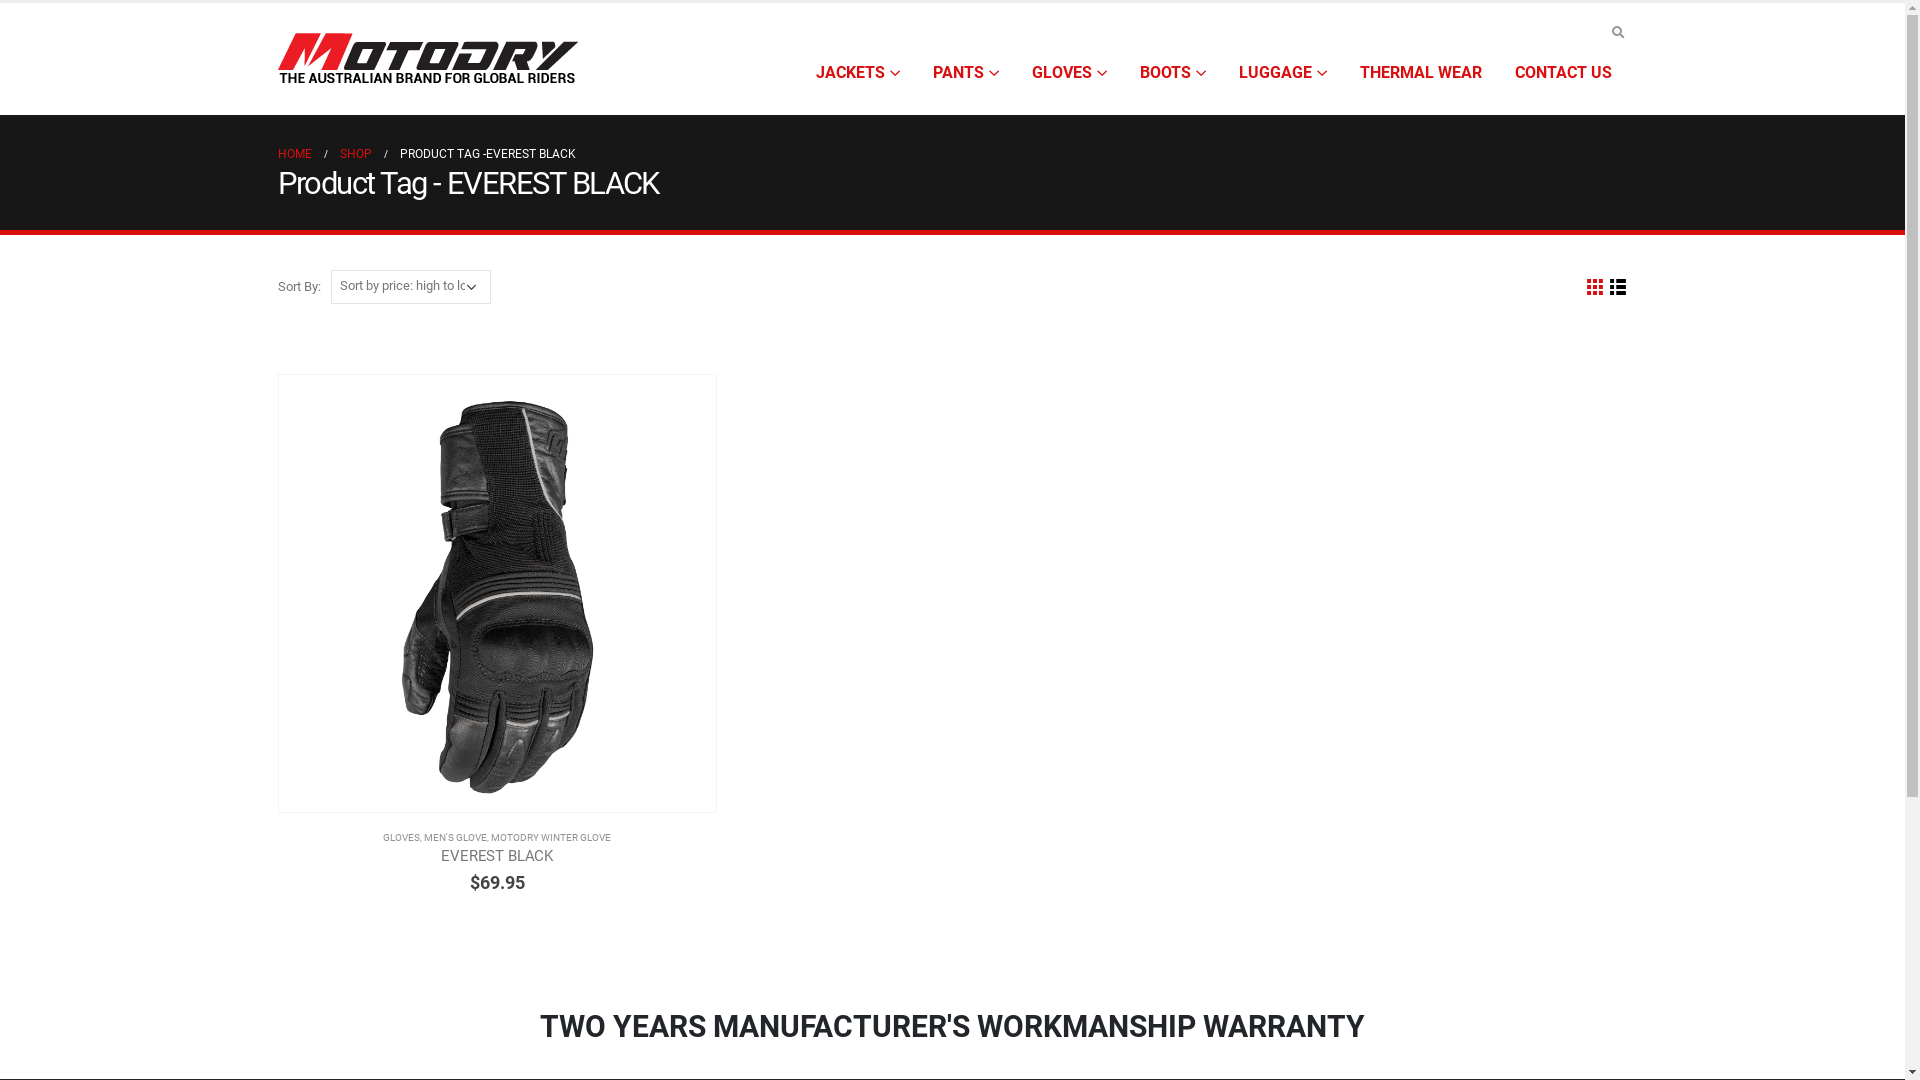 Image resolution: width=1920 pixels, height=1080 pixels. Describe the element at coordinates (964, 72) in the screenshot. I see `'PANTS'` at that location.